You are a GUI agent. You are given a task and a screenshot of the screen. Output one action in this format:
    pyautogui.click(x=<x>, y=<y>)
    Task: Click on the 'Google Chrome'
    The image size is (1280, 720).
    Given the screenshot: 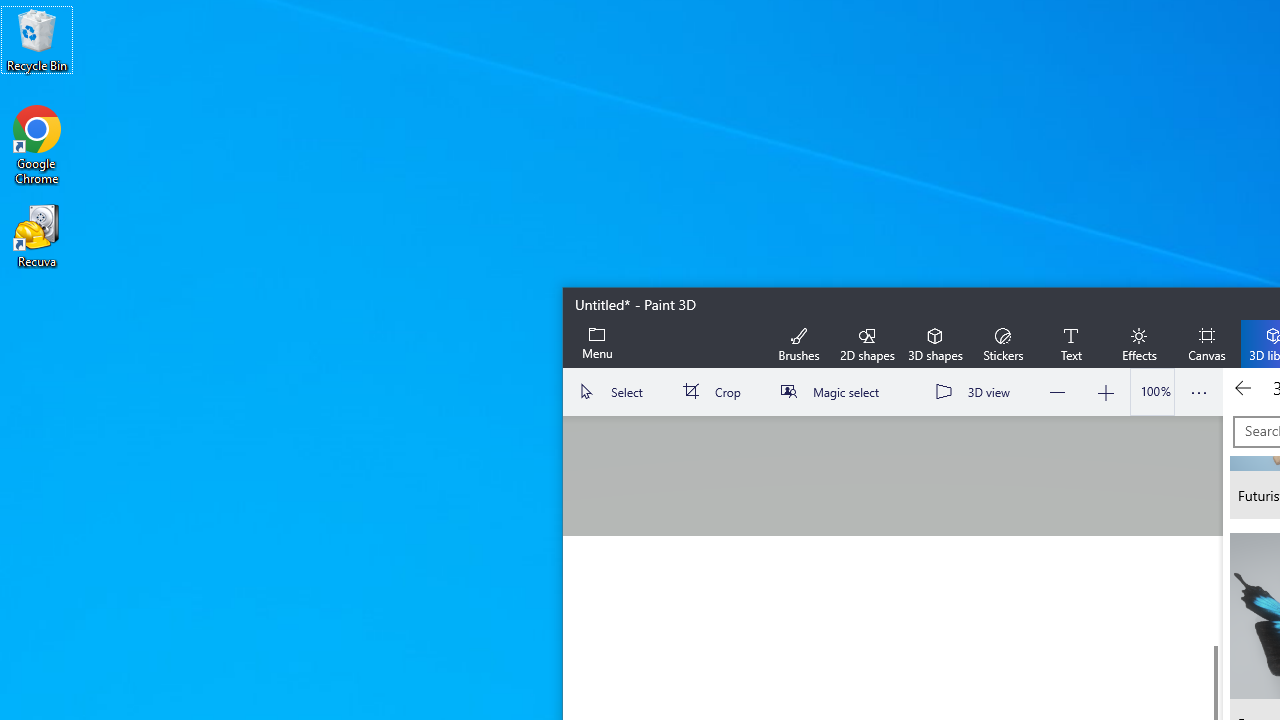 What is the action you would take?
    pyautogui.click(x=37, y=144)
    